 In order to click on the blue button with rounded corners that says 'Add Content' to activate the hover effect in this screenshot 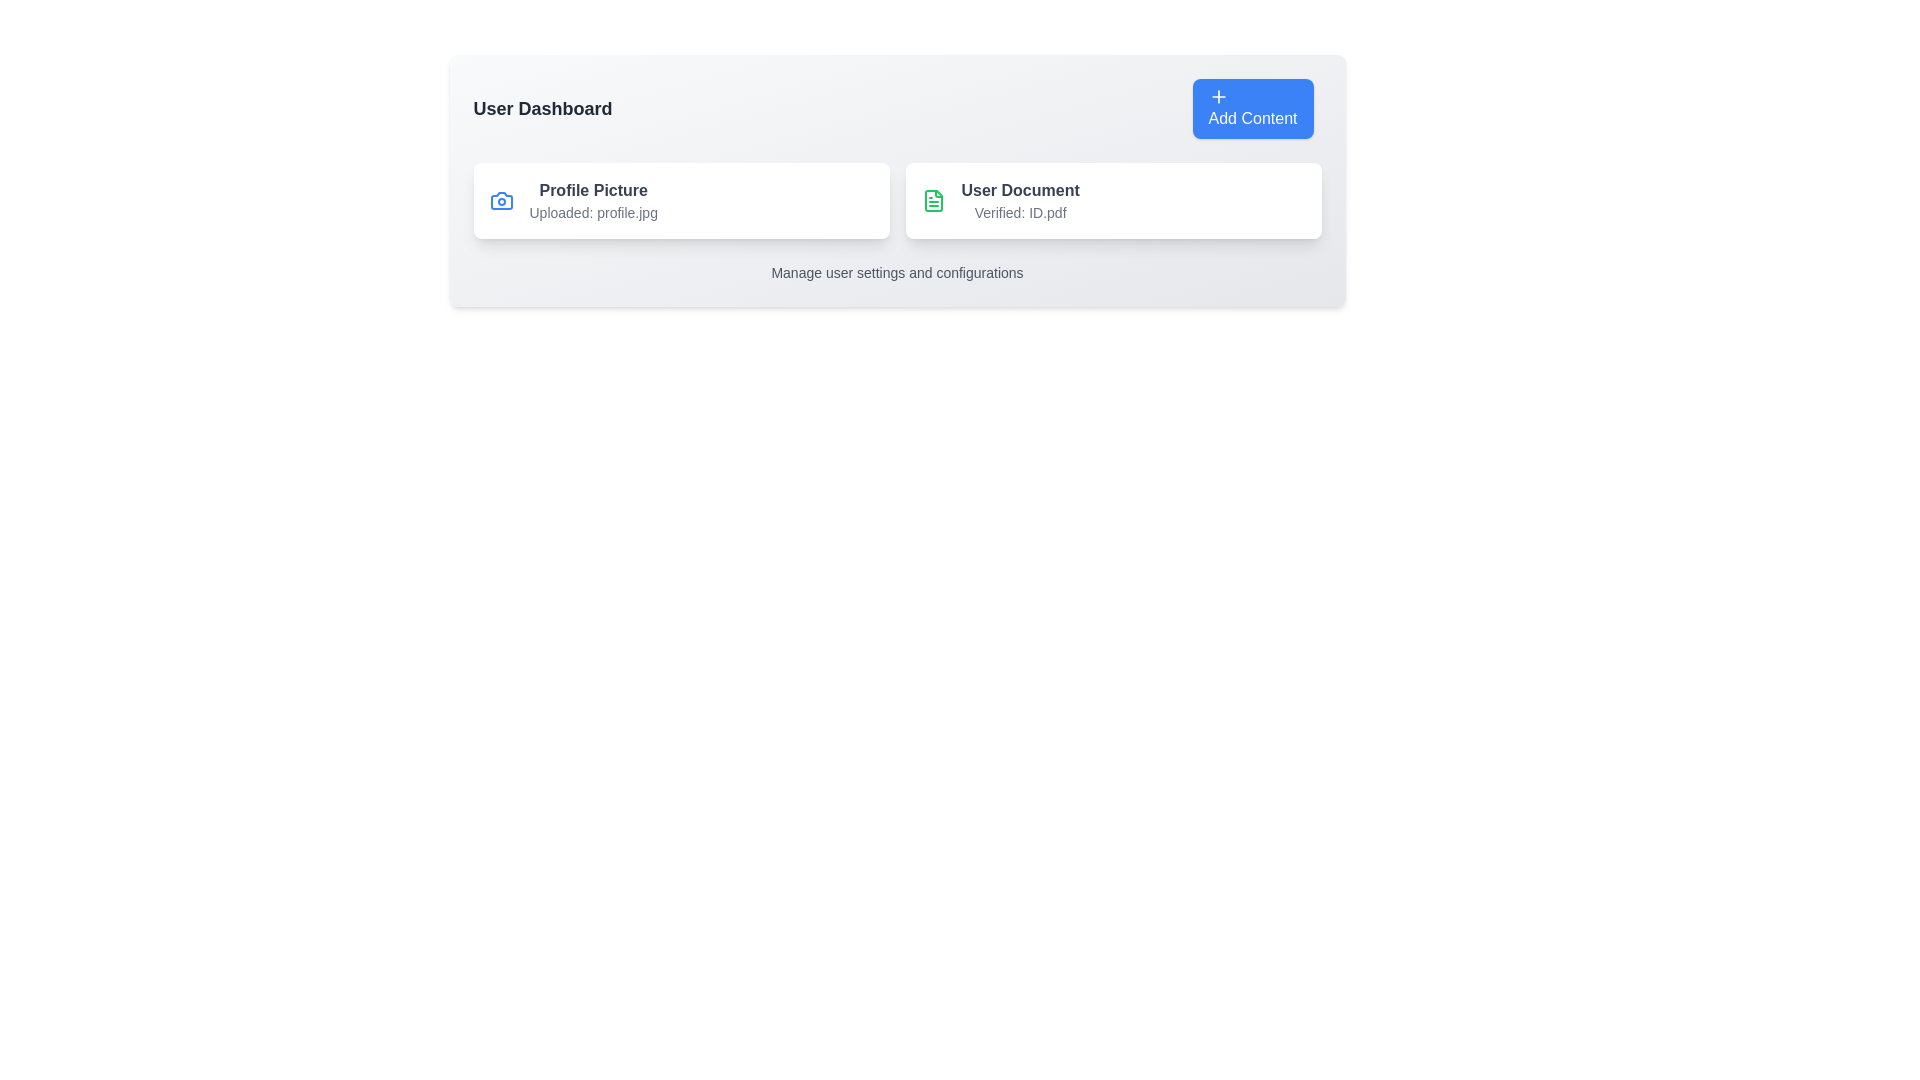, I will do `click(1251, 108)`.